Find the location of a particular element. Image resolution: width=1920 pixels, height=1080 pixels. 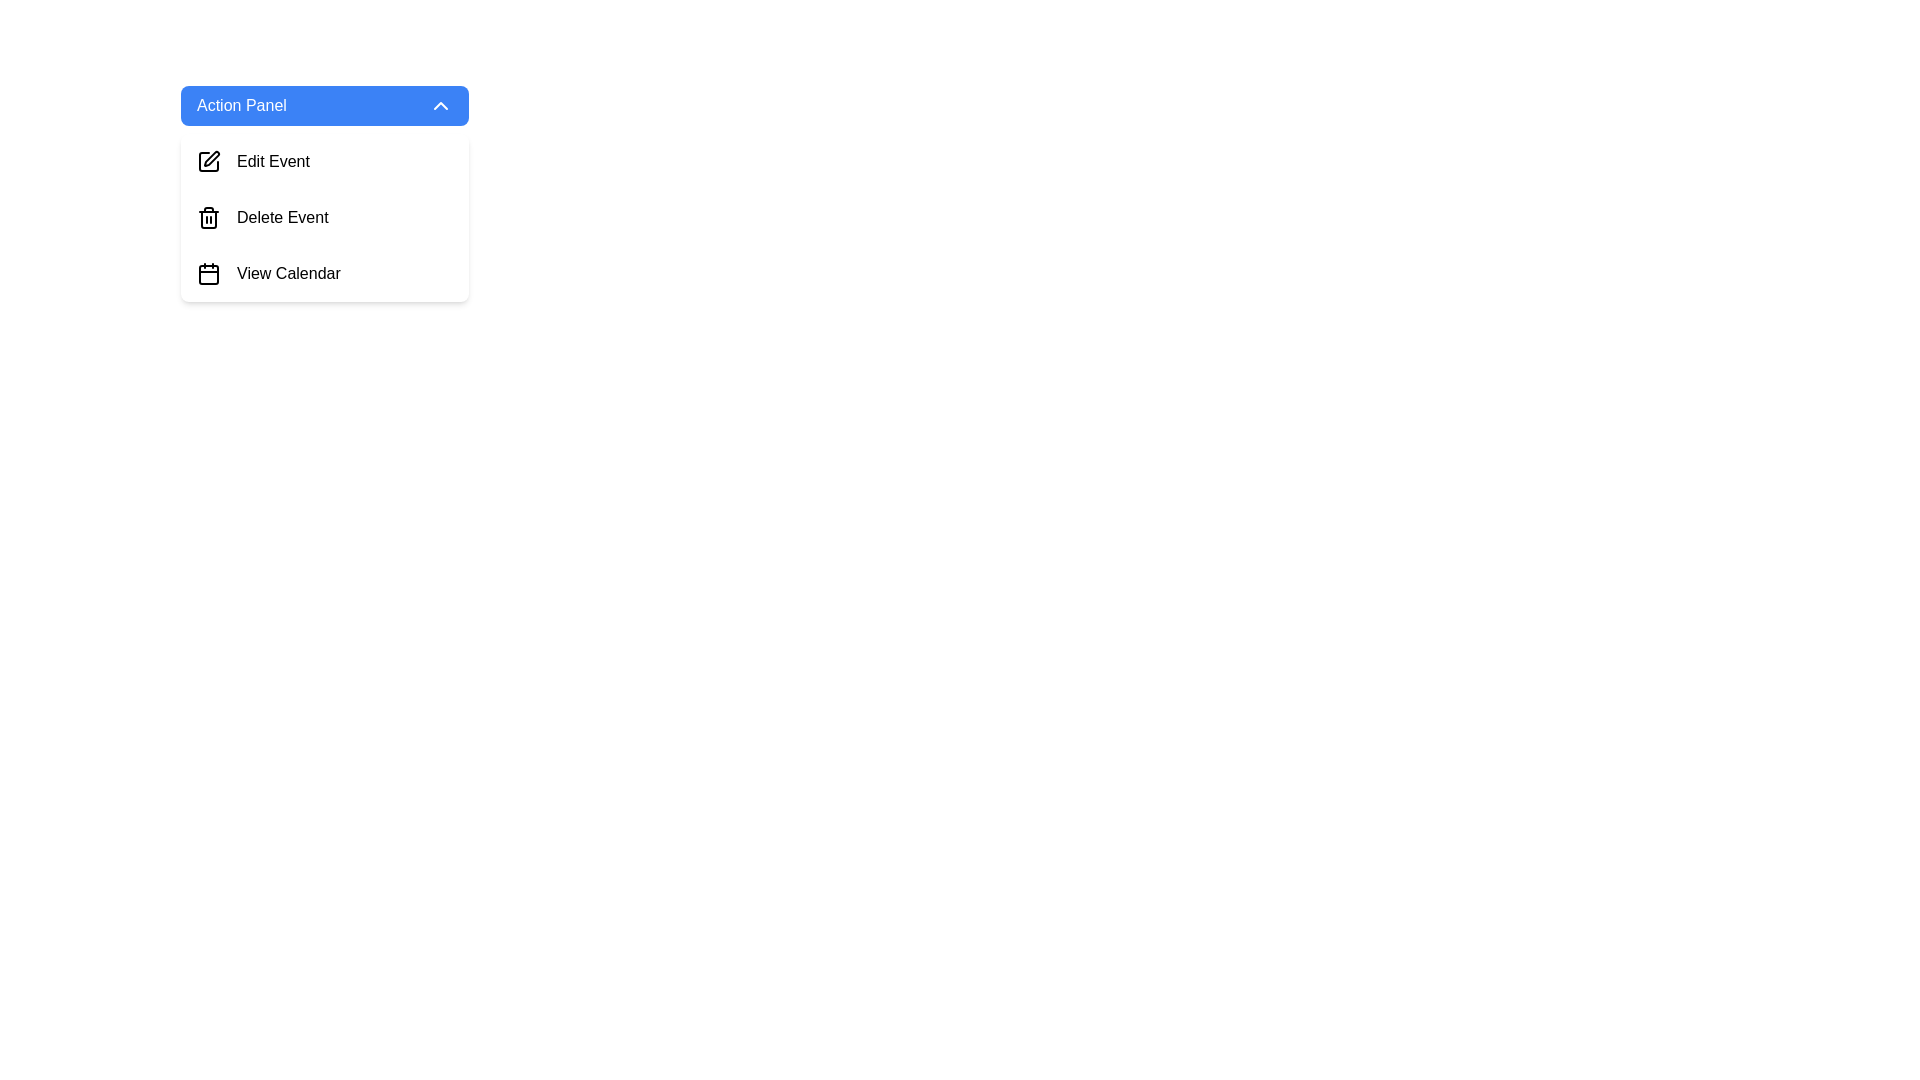

the delete event button with icon and text located in the Action Panel, positioned between 'Edit Event' and 'View Calendar' is located at coordinates (325, 218).